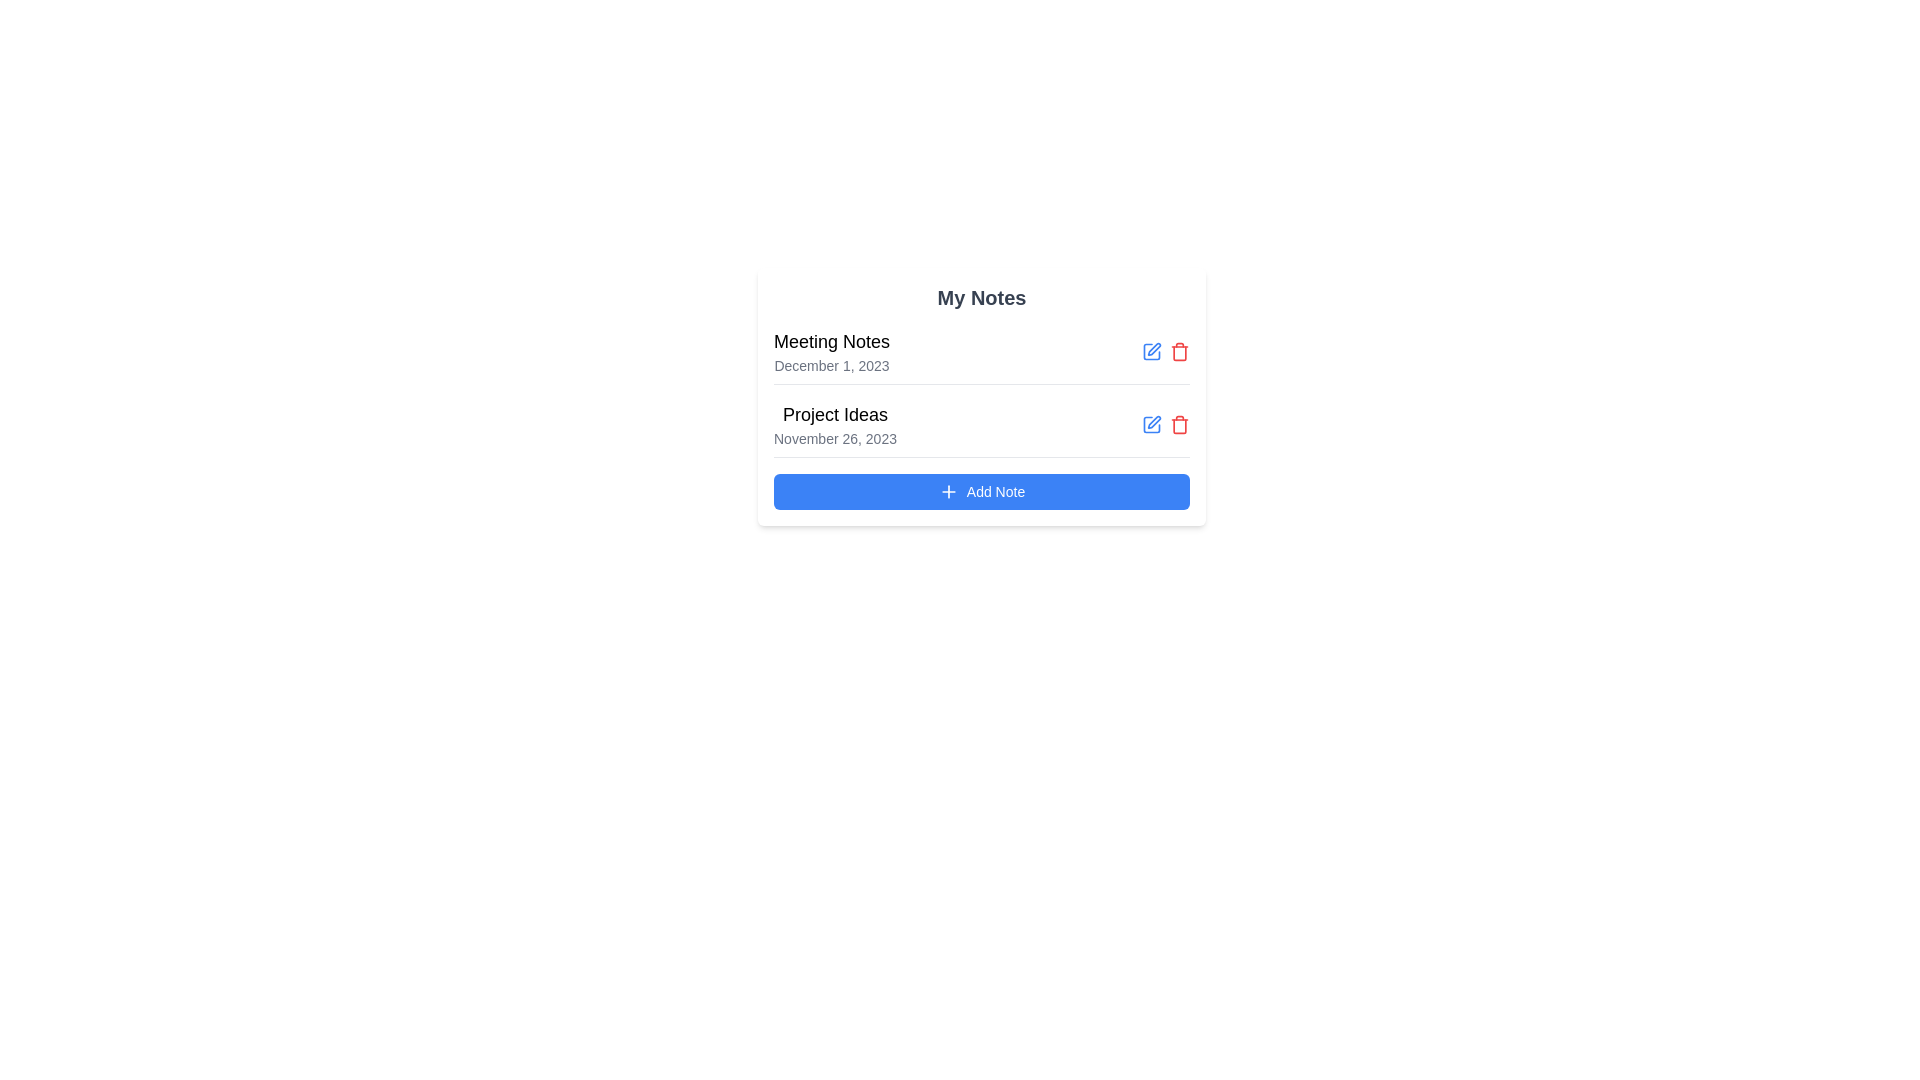  Describe the element at coordinates (835, 423) in the screenshot. I see `the textual display containing the title 'Project Ideas' and the subtitle 'November 26, 2023', which is located in the second row of the list layout under 'My Notes'` at that location.